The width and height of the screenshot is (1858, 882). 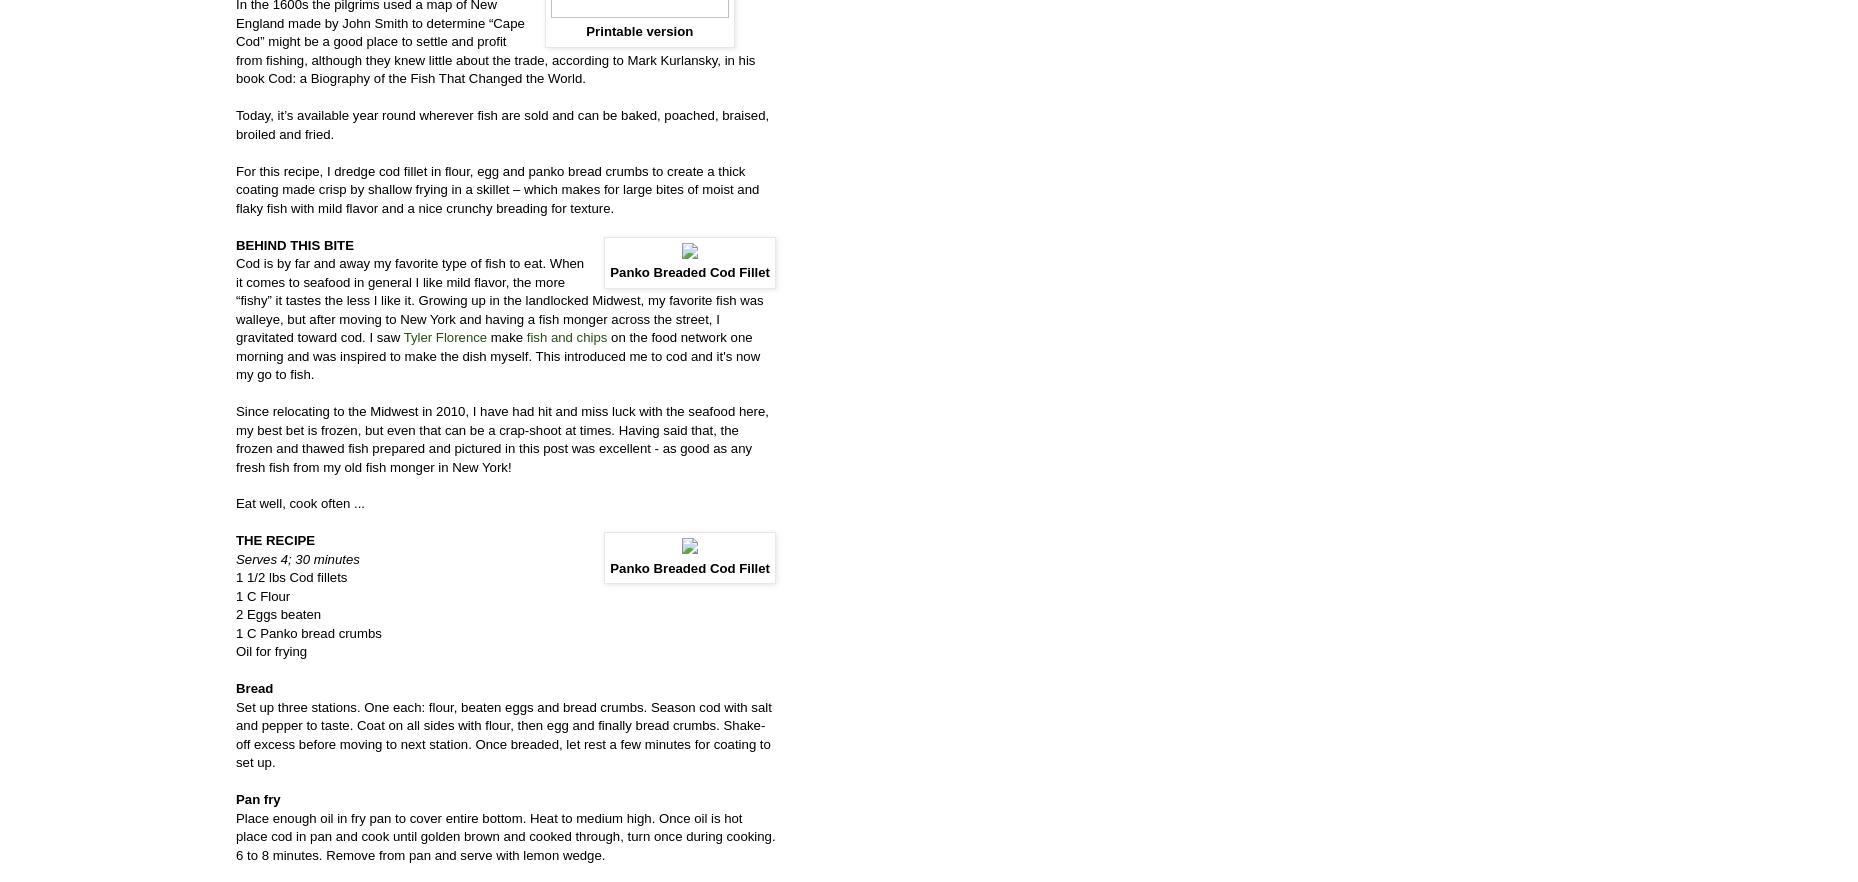 What do you see at coordinates (497, 354) in the screenshot?
I see `'on the food network one morning and was inspired to make the dish myself. This introduced me to cod and it's now my go to fish.'` at bounding box center [497, 354].